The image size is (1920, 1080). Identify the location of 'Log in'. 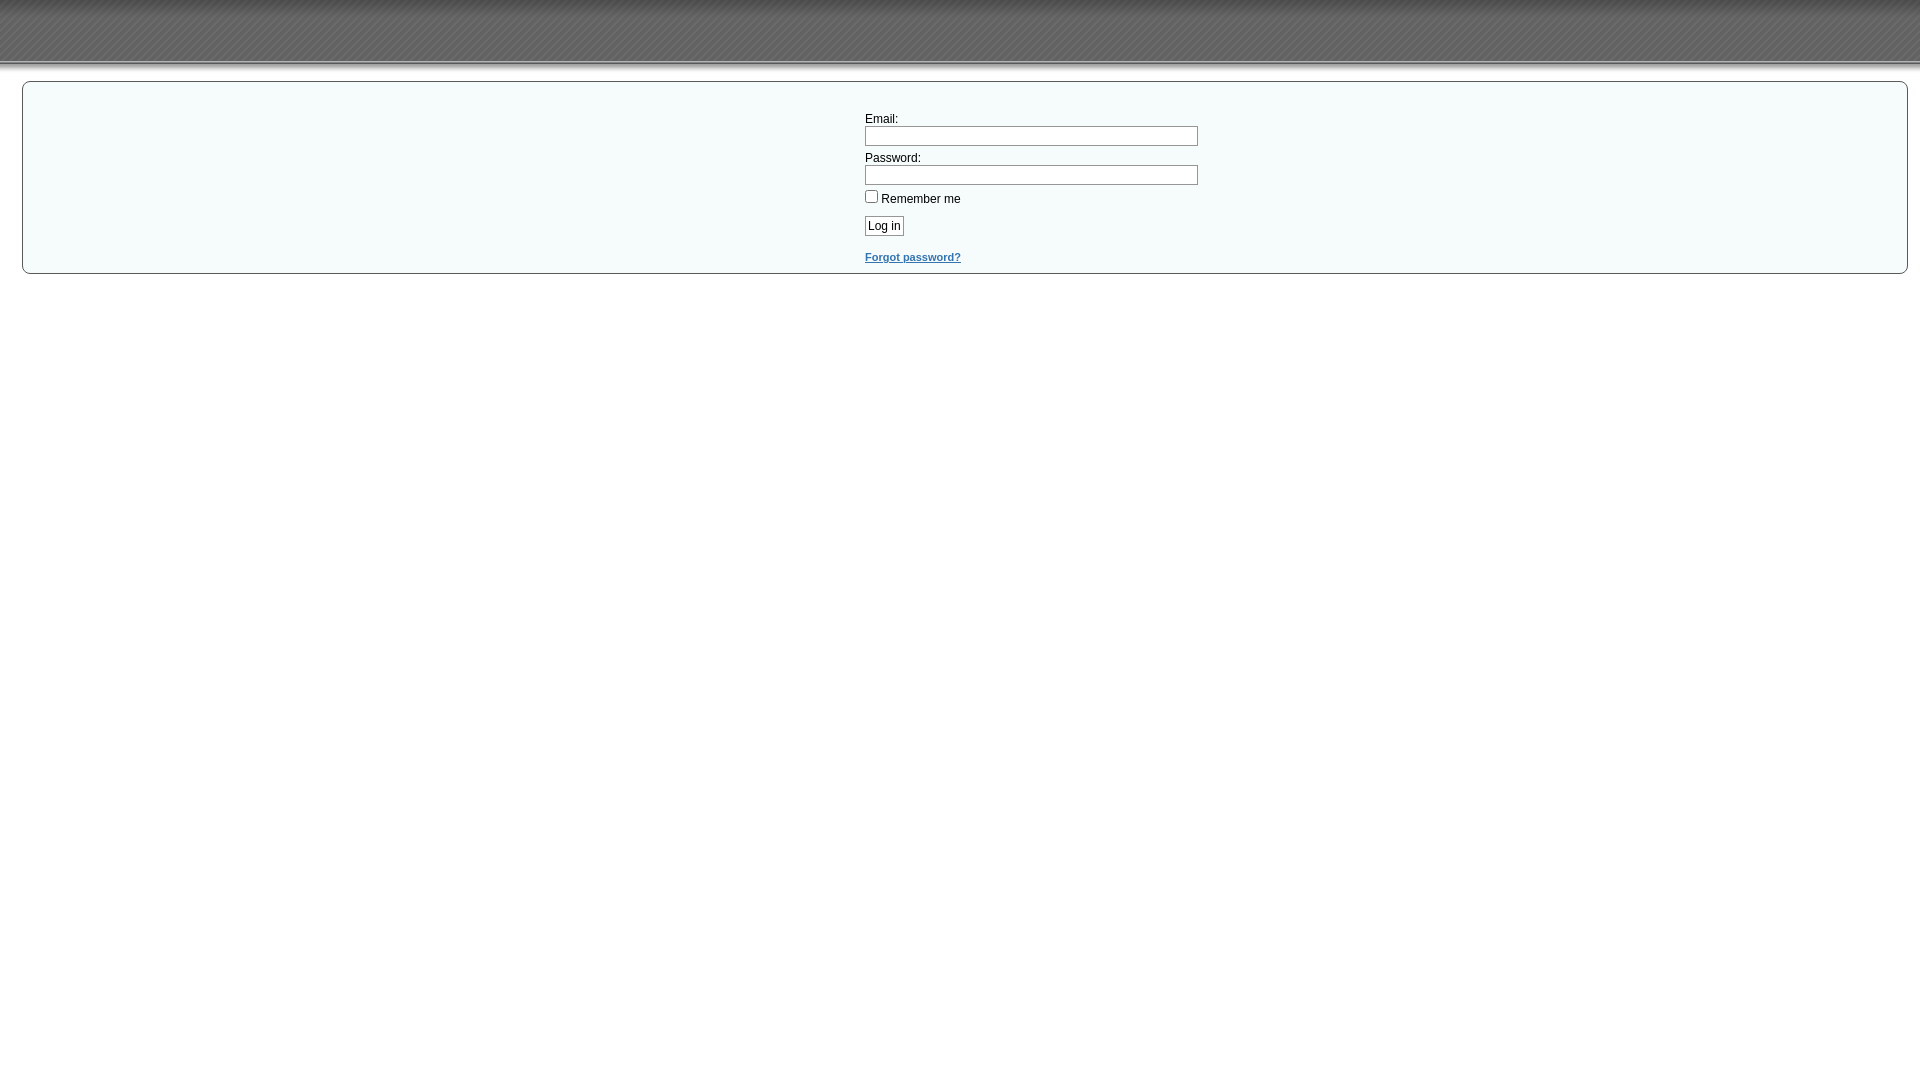
(864, 225).